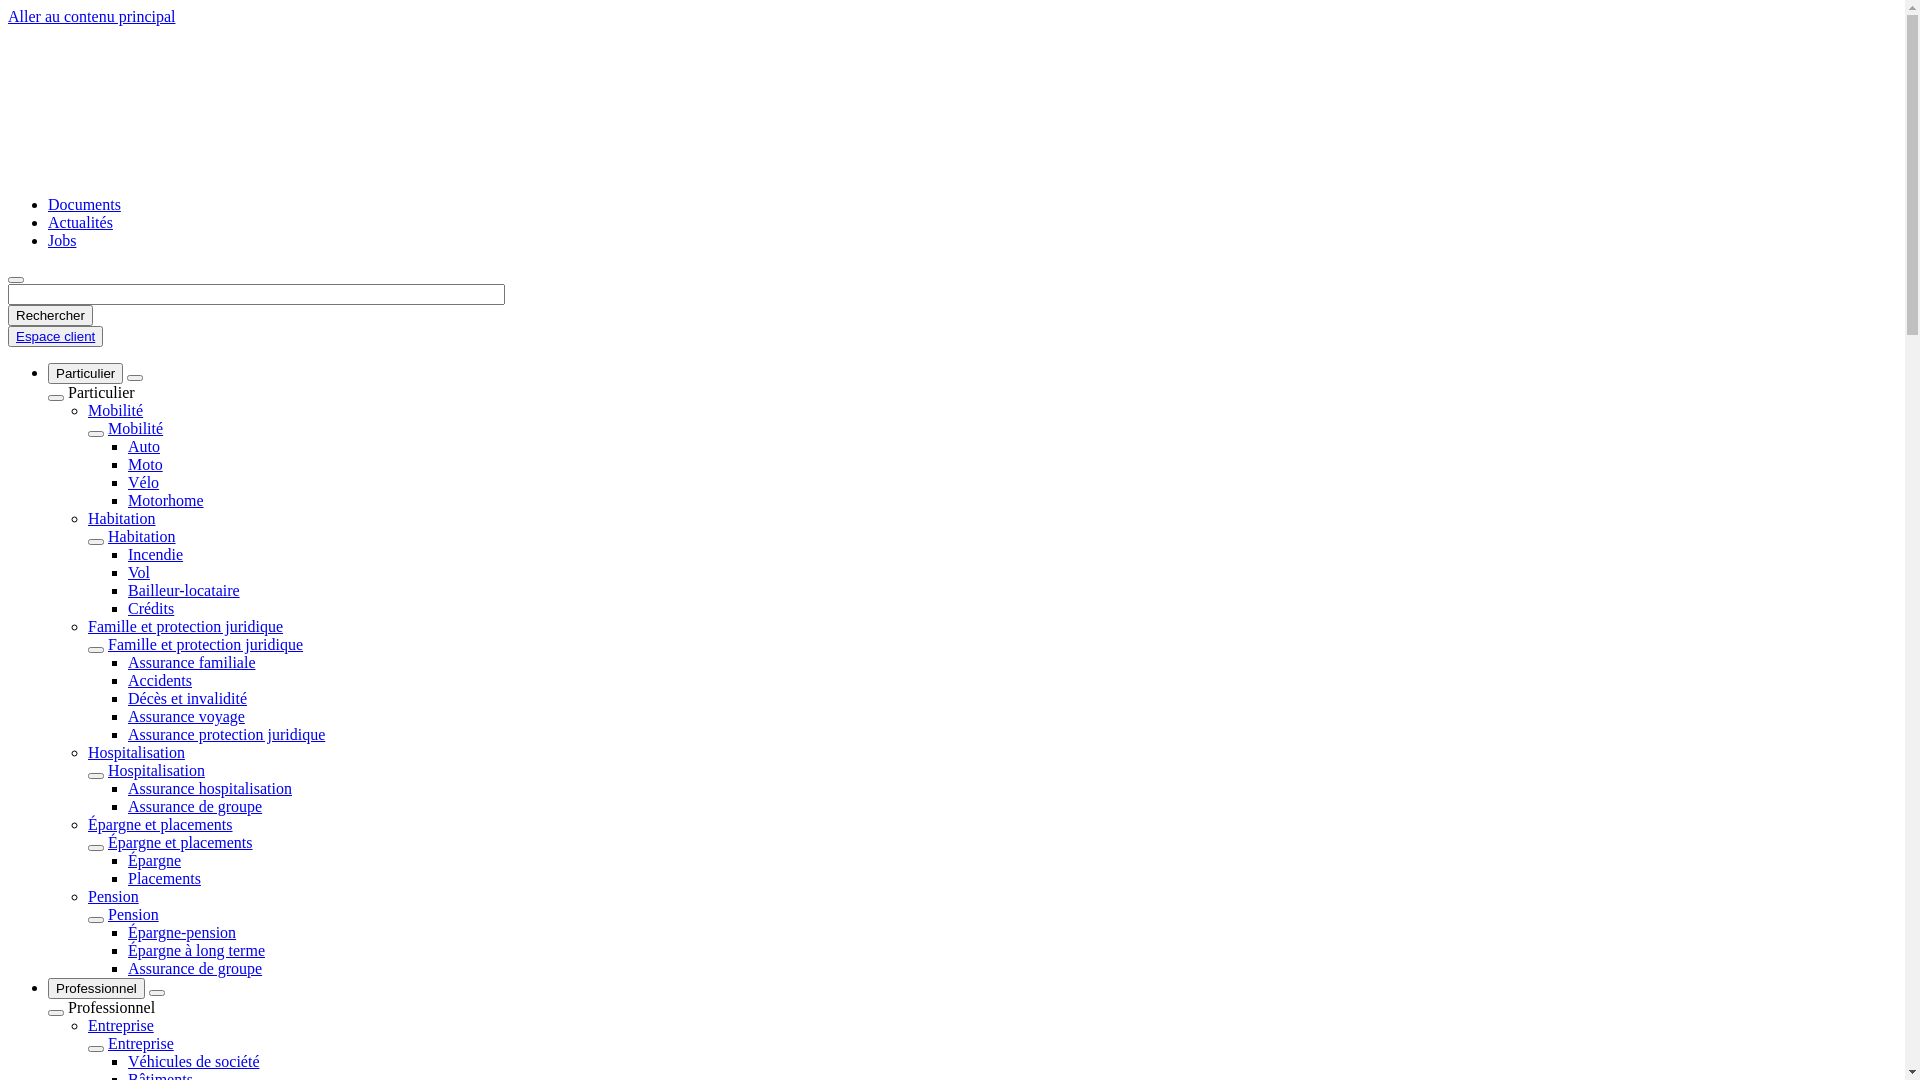 This screenshot has width=1920, height=1080. Describe the element at coordinates (139, 1042) in the screenshot. I see `'Entreprise'` at that location.